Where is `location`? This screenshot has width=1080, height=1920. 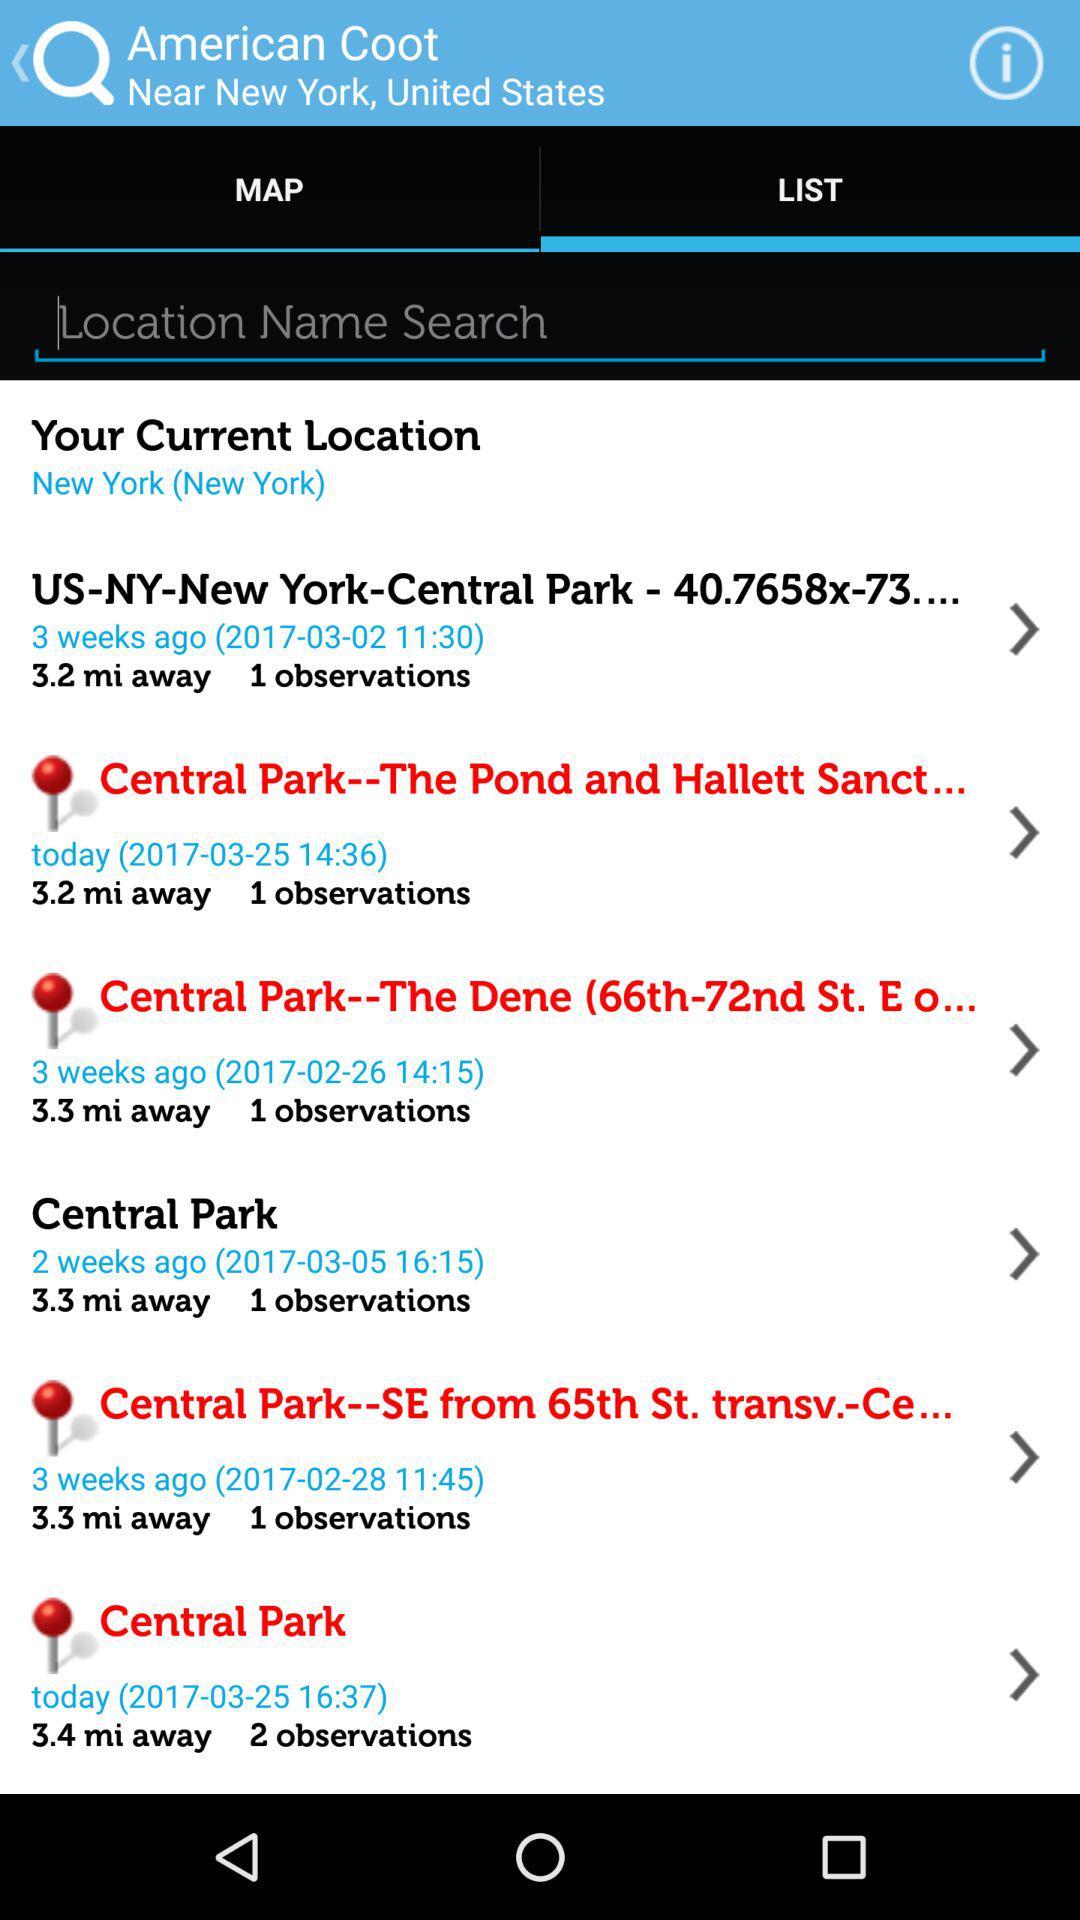 location is located at coordinates (1024, 832).